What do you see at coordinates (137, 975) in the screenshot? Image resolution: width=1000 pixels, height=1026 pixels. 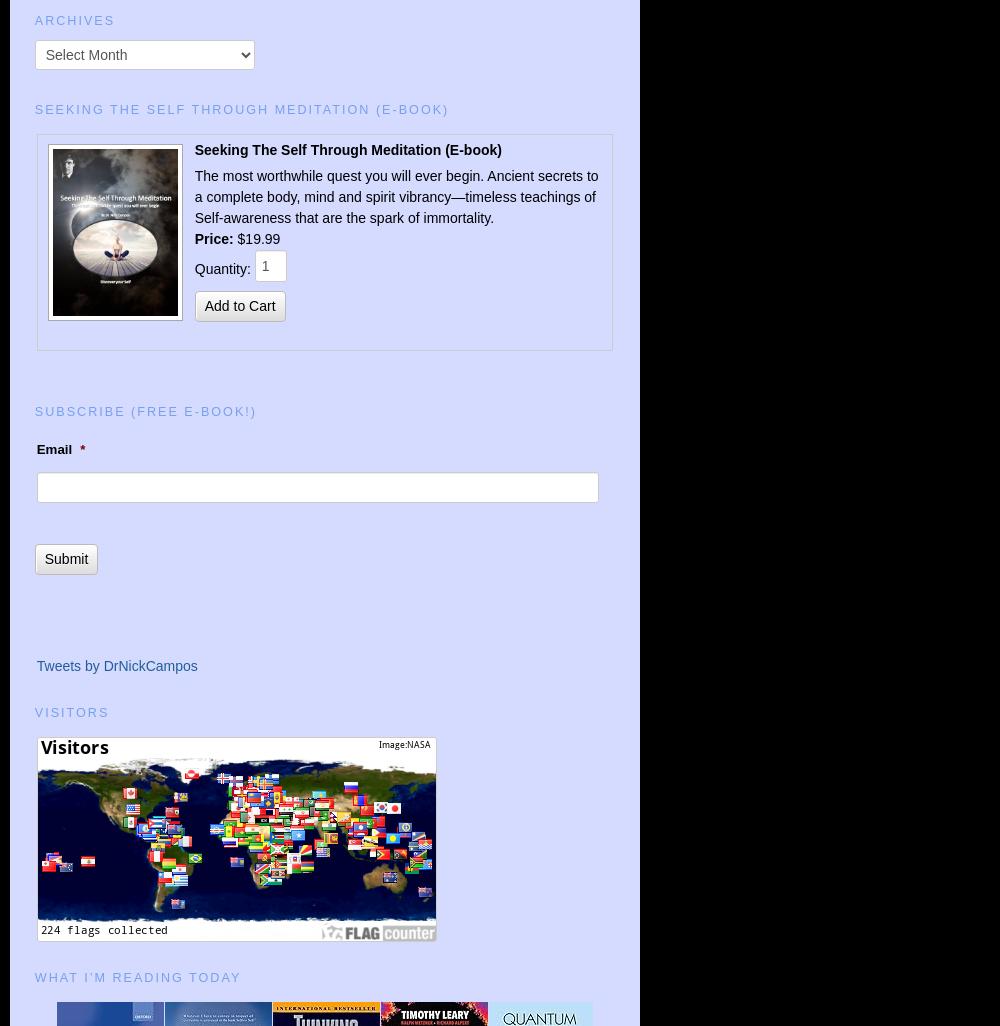 I see `'What I’m reading today'` at bounding box center [137, 975].